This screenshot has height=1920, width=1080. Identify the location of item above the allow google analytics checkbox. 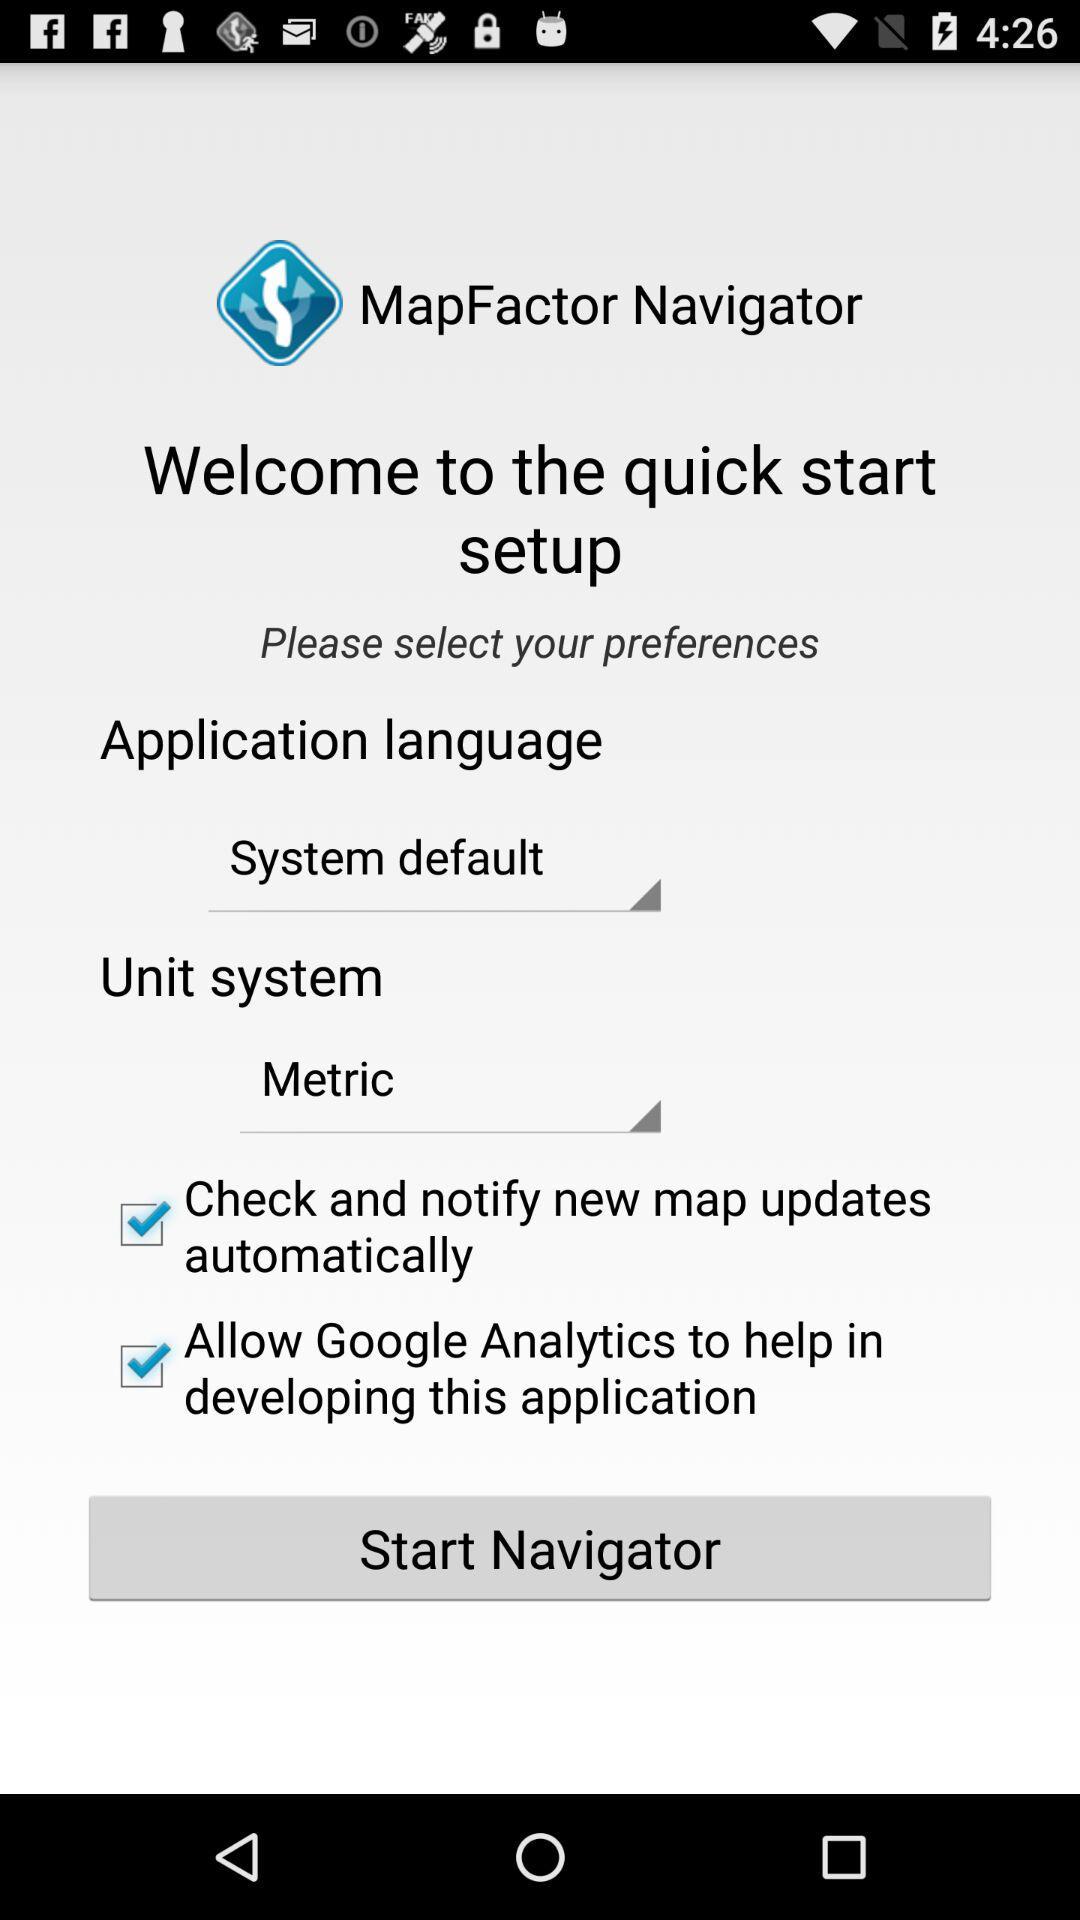
(540, 1224).